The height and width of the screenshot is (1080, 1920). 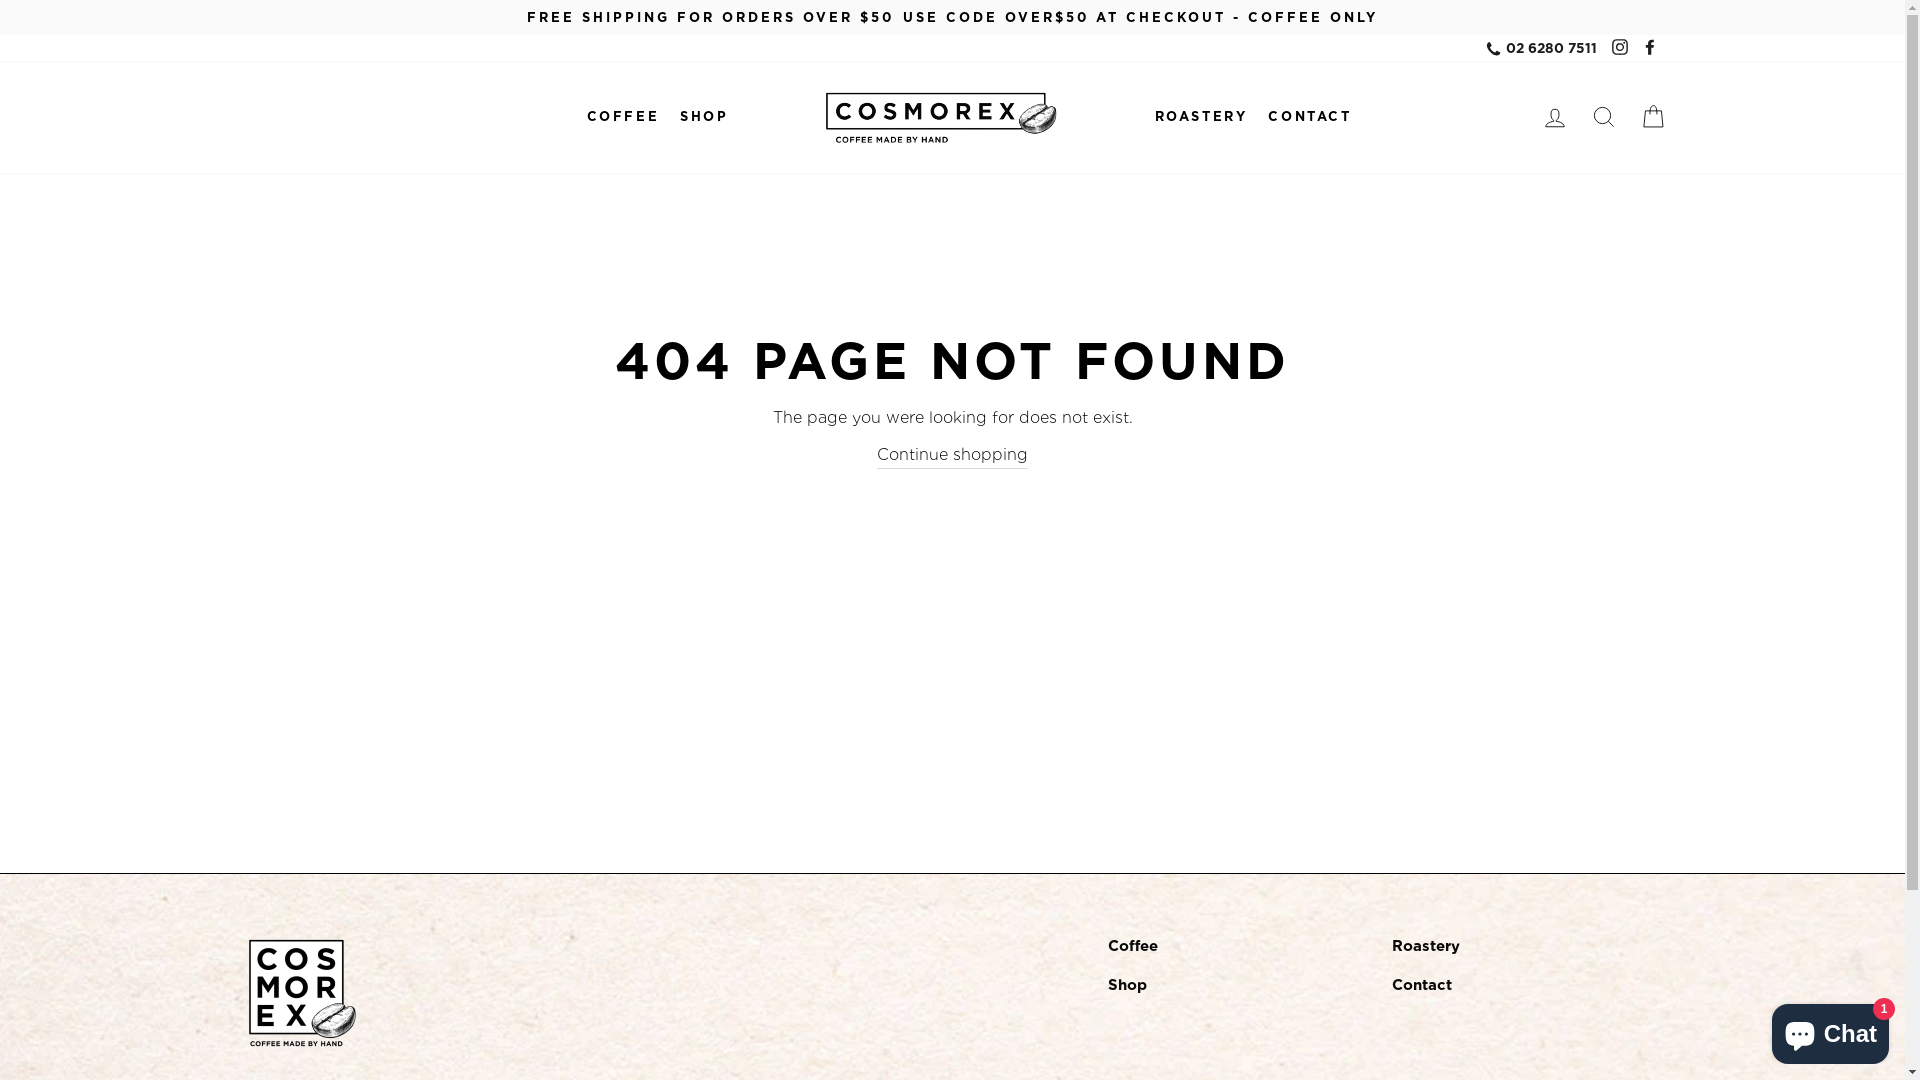 I want to click on 'LOG IN', so click(x=1553, y=117).